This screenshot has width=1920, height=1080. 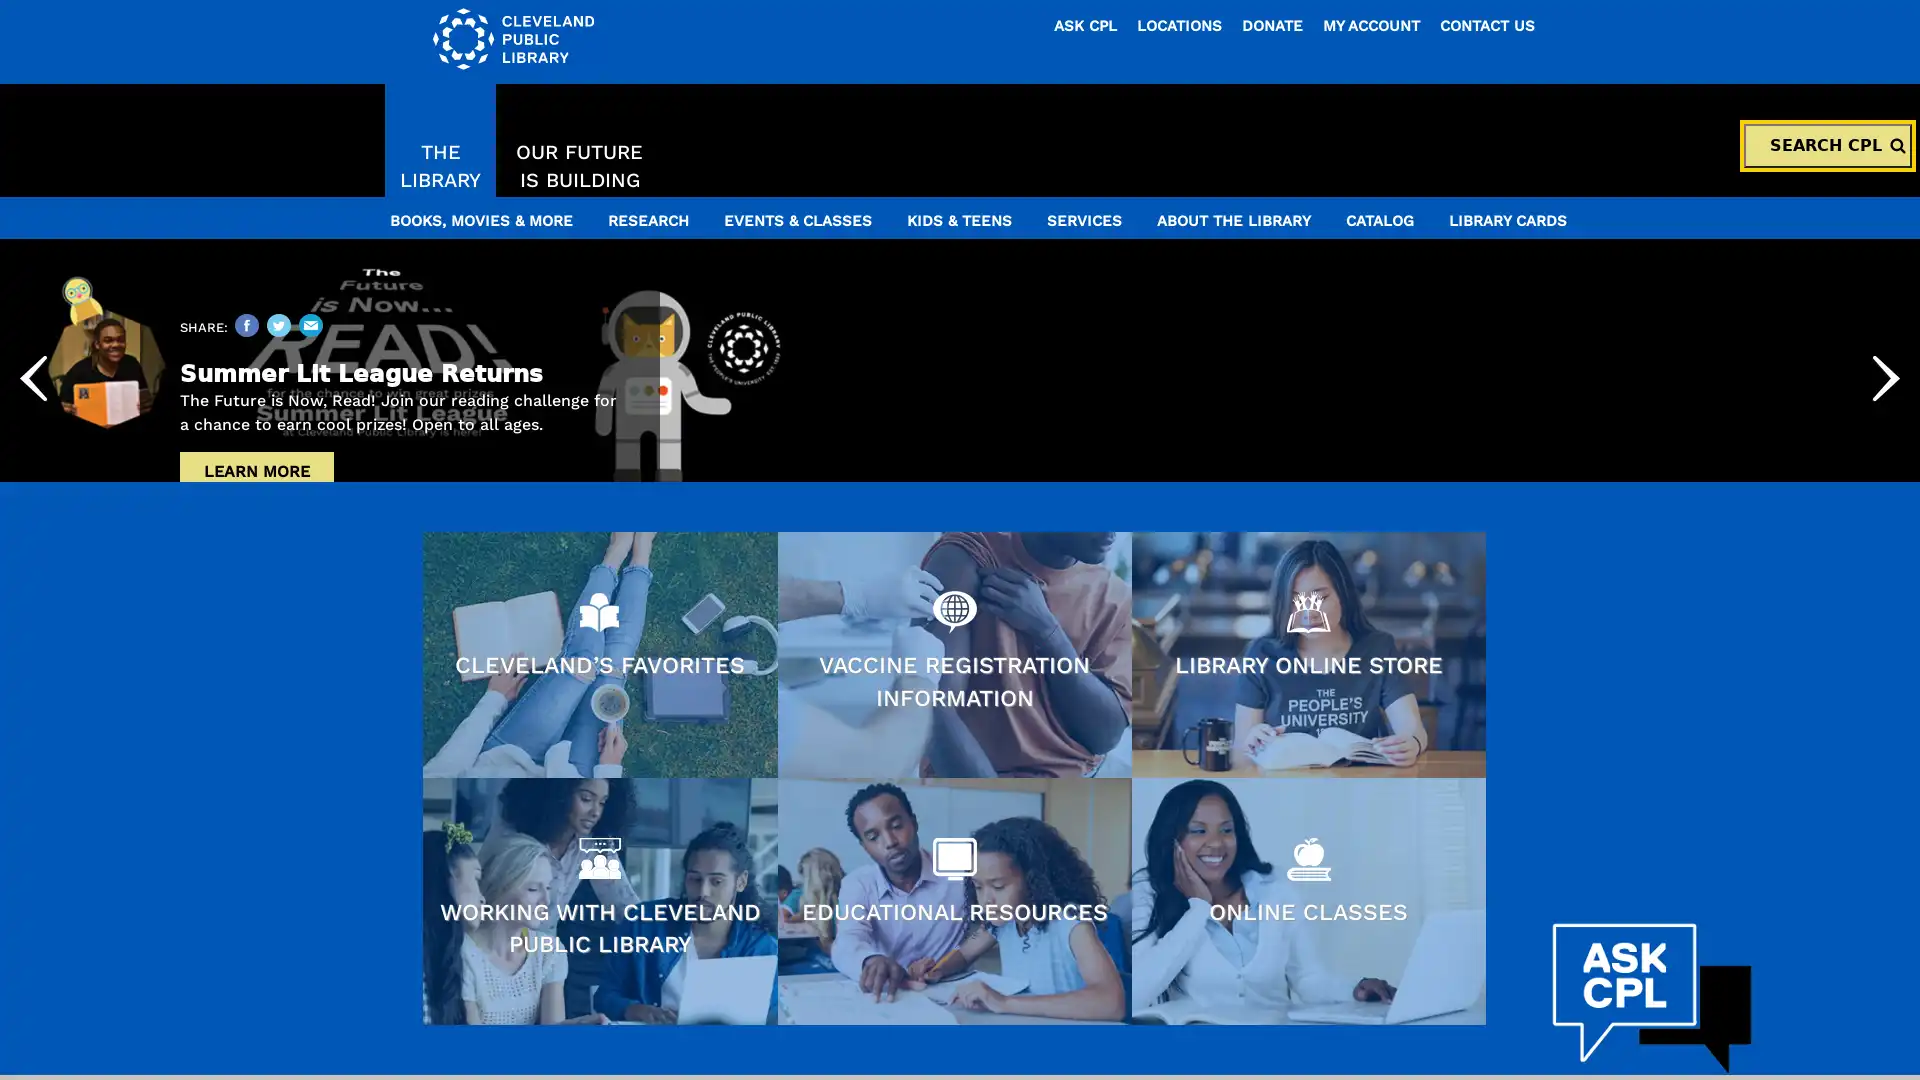 What do you see at coordinates (1885, 526) in the screenshot?
I see `Next` at bounding box center [1885, 526].